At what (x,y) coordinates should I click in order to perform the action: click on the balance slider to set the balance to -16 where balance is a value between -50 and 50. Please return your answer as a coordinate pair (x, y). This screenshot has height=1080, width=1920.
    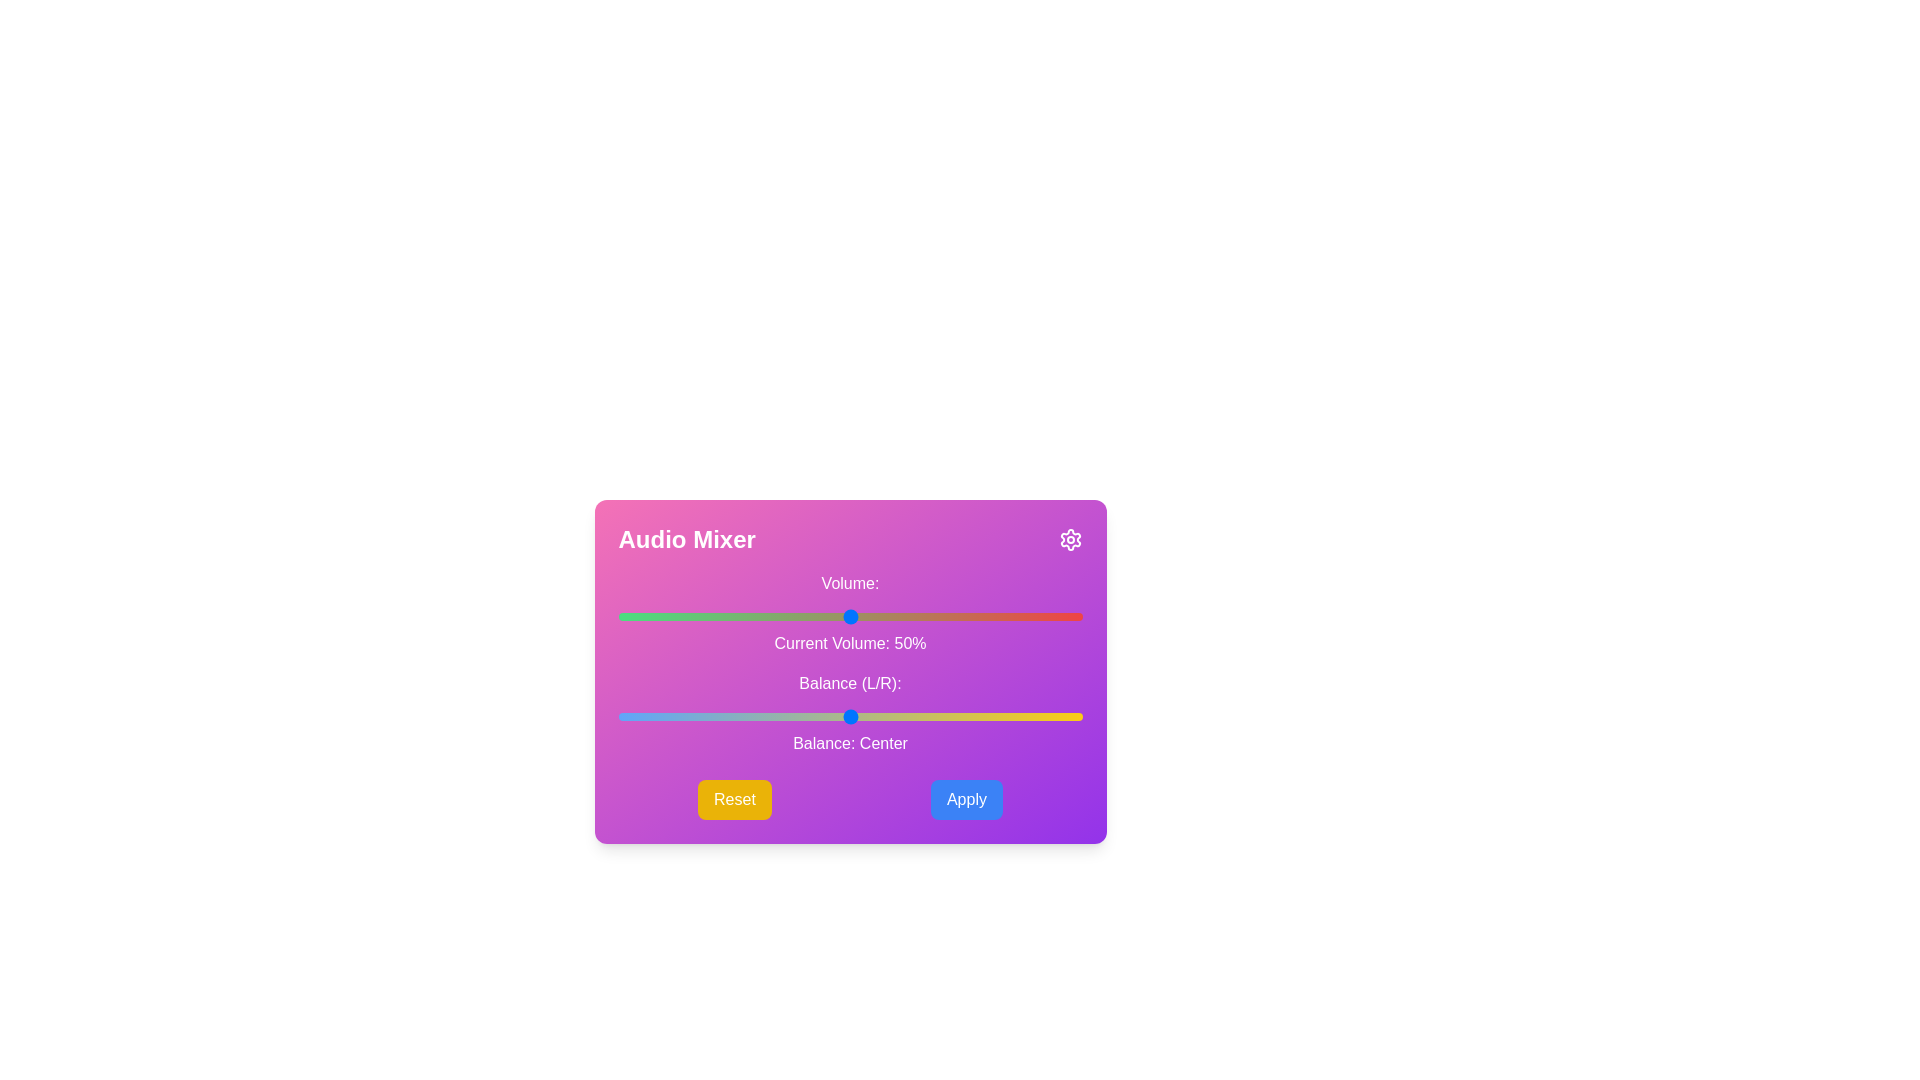
    Looking at the image, I should click on (775, 716).